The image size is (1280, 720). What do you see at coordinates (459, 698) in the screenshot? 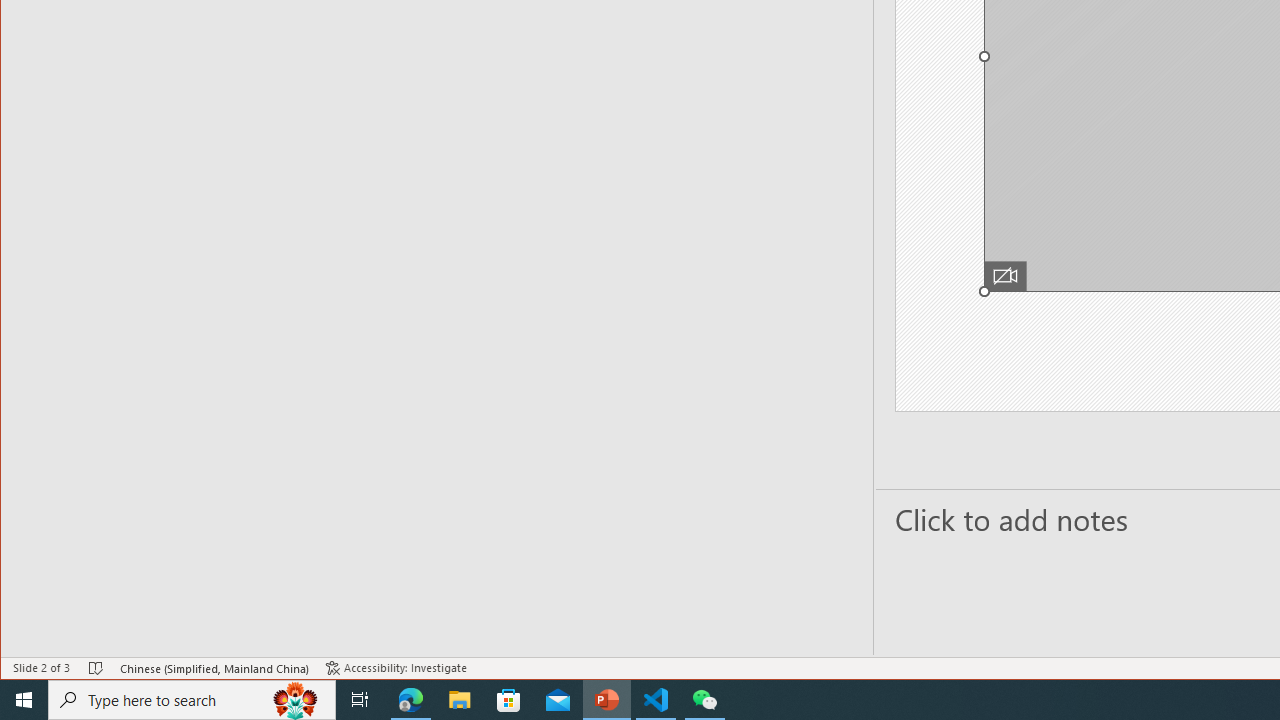
I see `'File Explorer'` at bounding box center [459, 698].